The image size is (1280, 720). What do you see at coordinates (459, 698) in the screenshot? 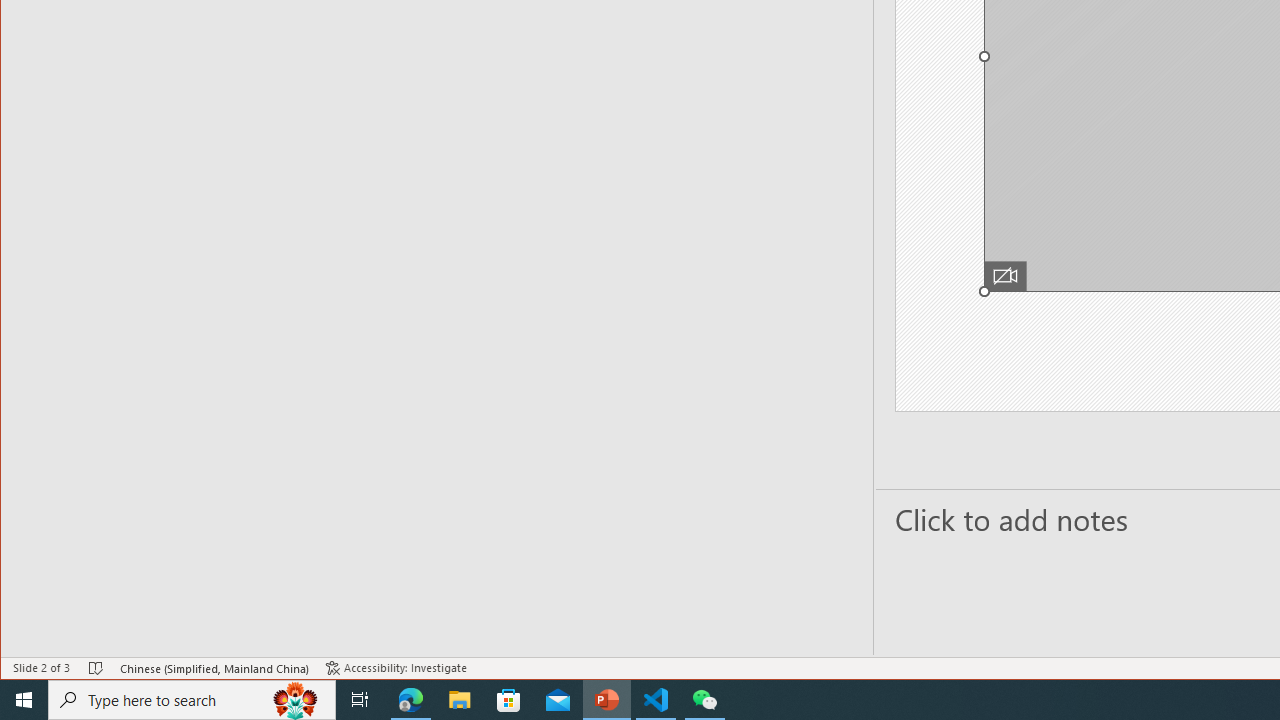
I see `'File Explorer'` at bounding box center [459, 698].